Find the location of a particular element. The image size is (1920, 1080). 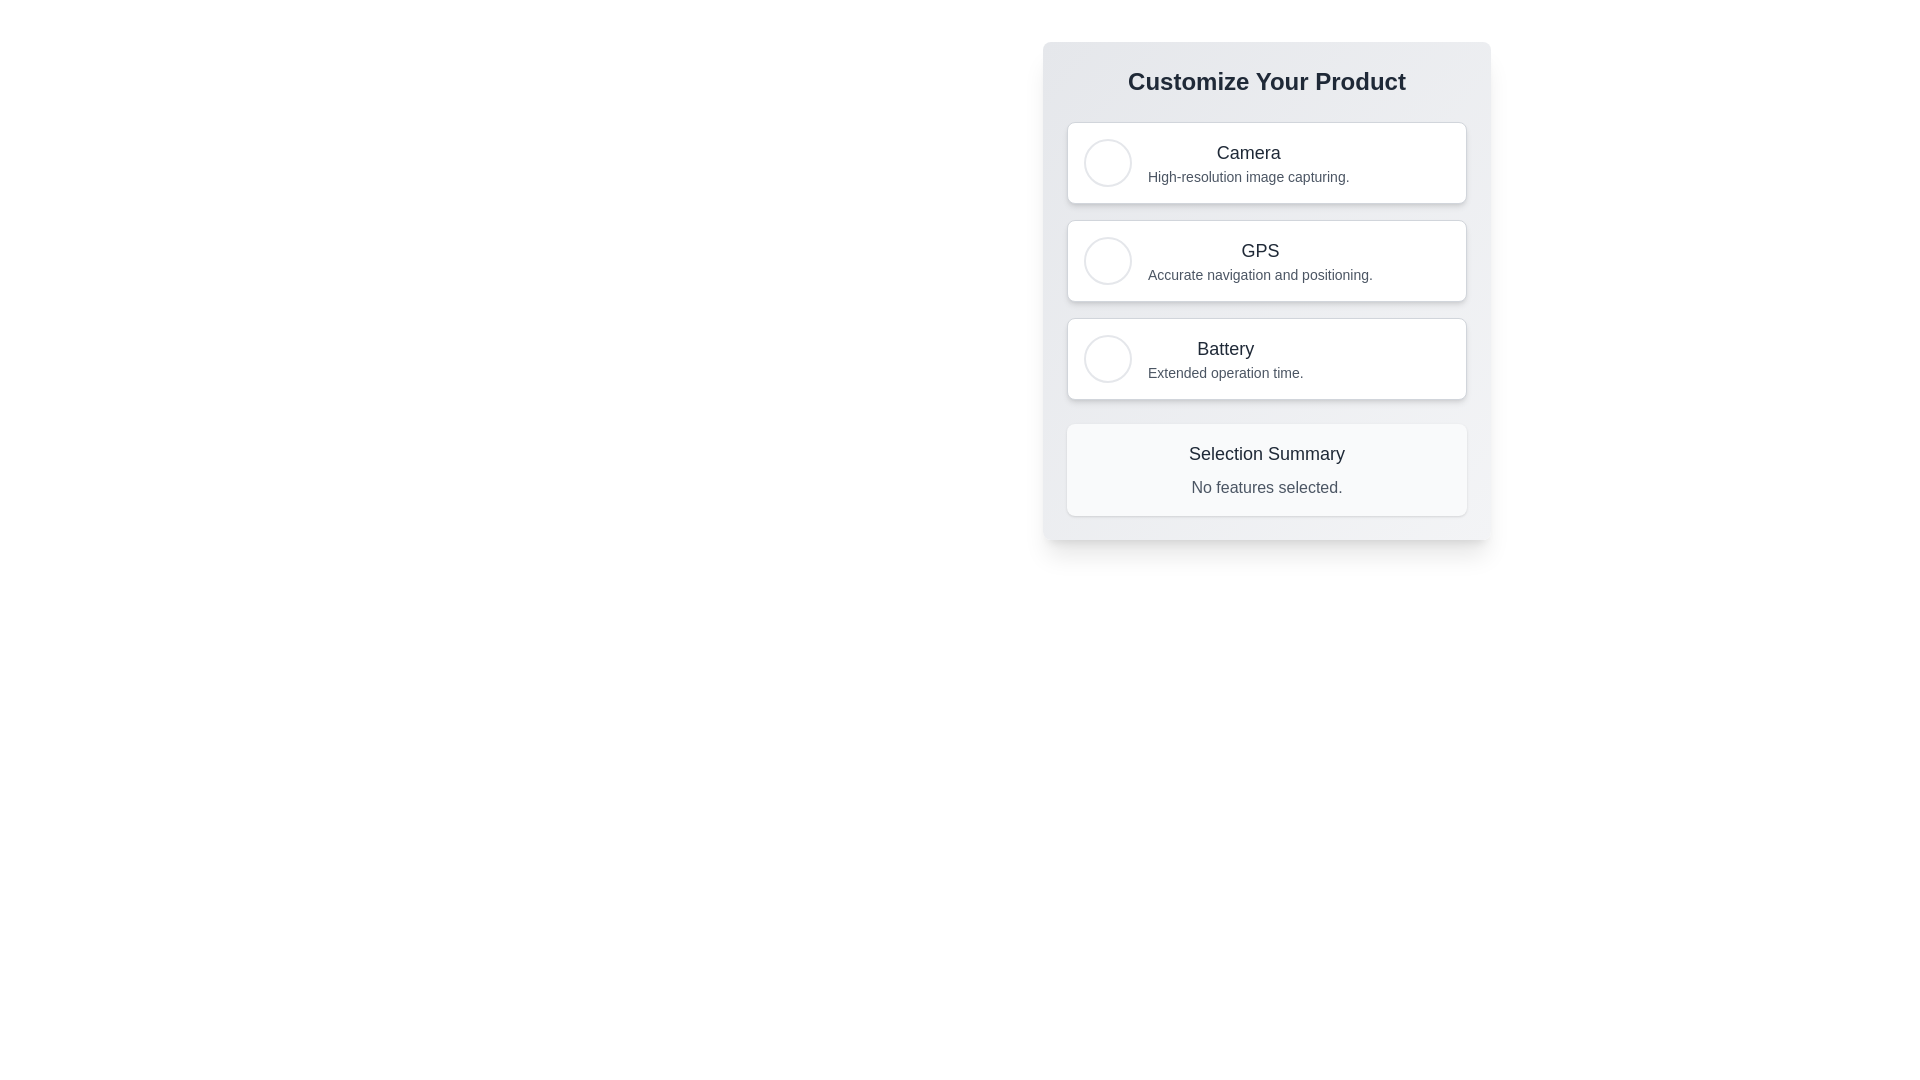

the static text label displaying 'High-resolution image capturing.' located below the text 'Camera' in a vertical list of selectable options is located at coordinates (1247, 176).